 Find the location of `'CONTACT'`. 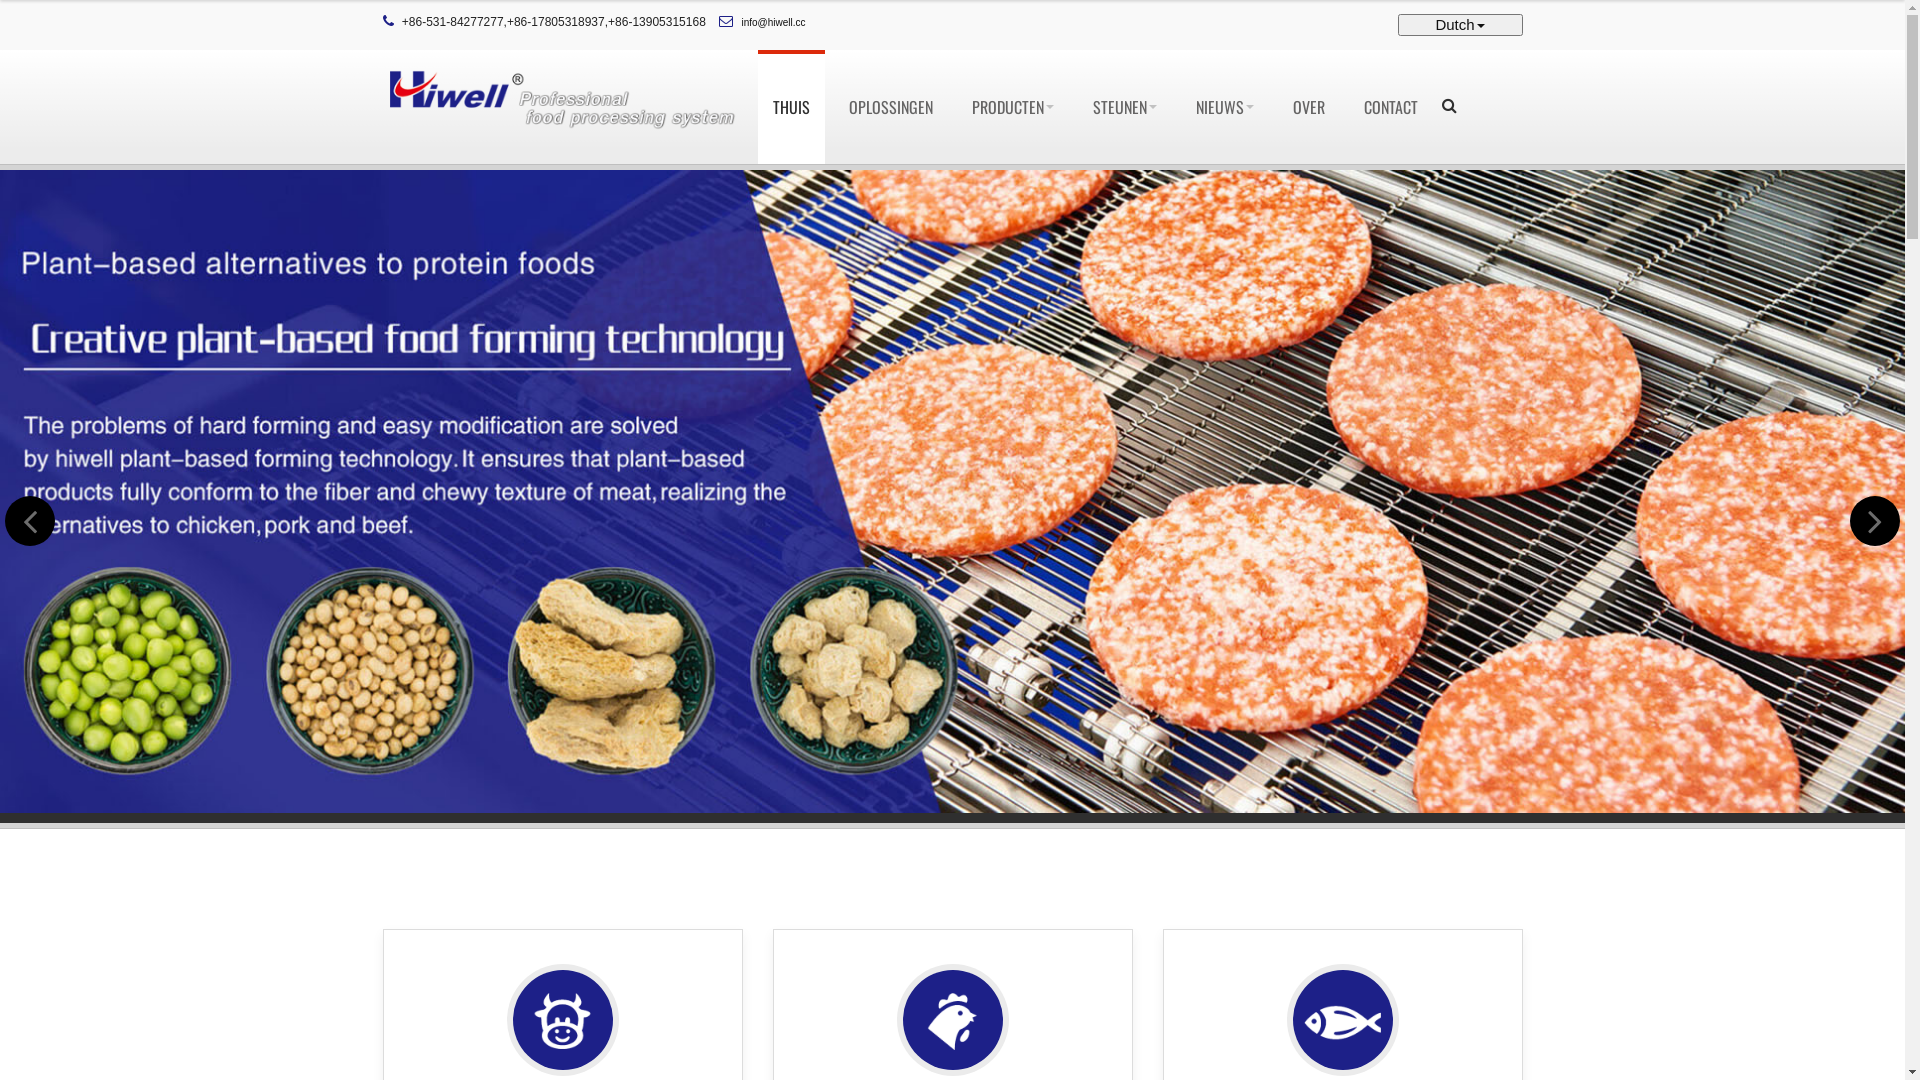

'CONTACT' is located at coordinates (1389, 107).